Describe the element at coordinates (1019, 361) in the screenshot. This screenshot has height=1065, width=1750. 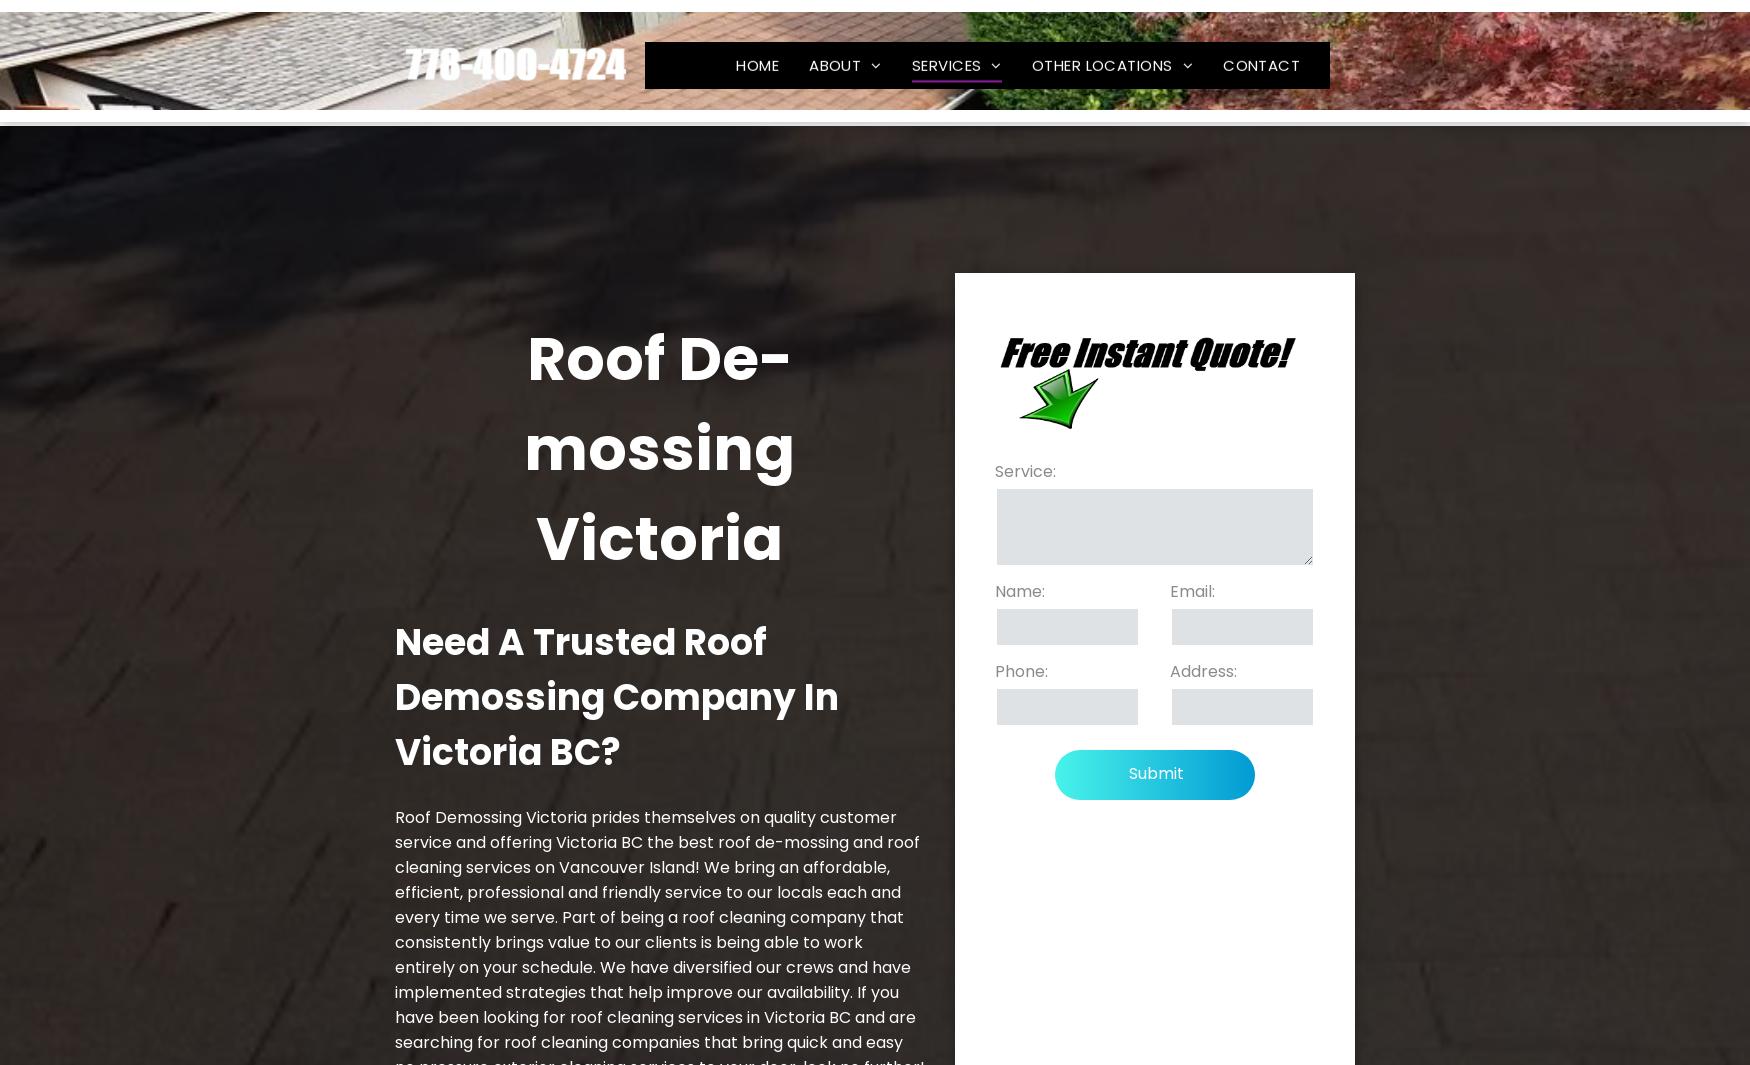
I see `'Pressure Washing'` at that location.